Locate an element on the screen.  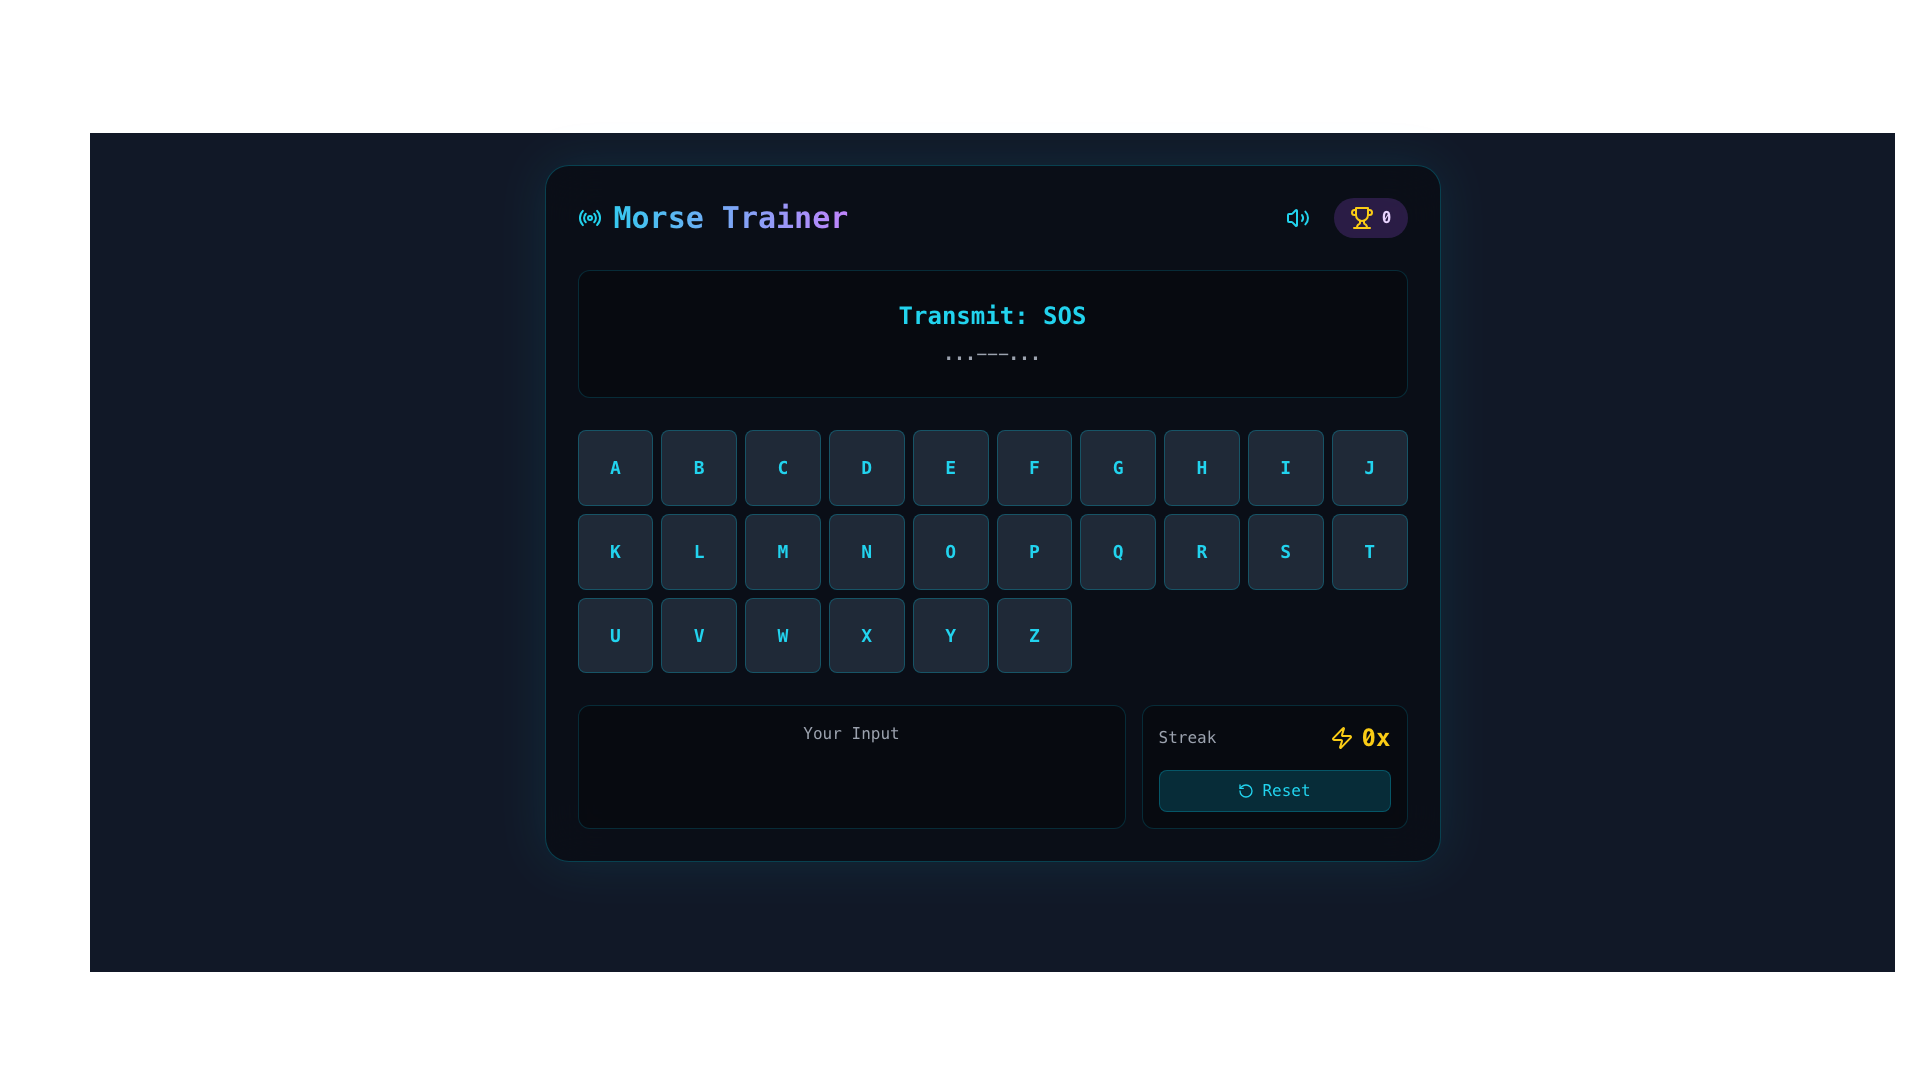
the selectable button representing the letter 'K' in the alphabet grid, located in the second row and first column is located at coordinates (614, 551).